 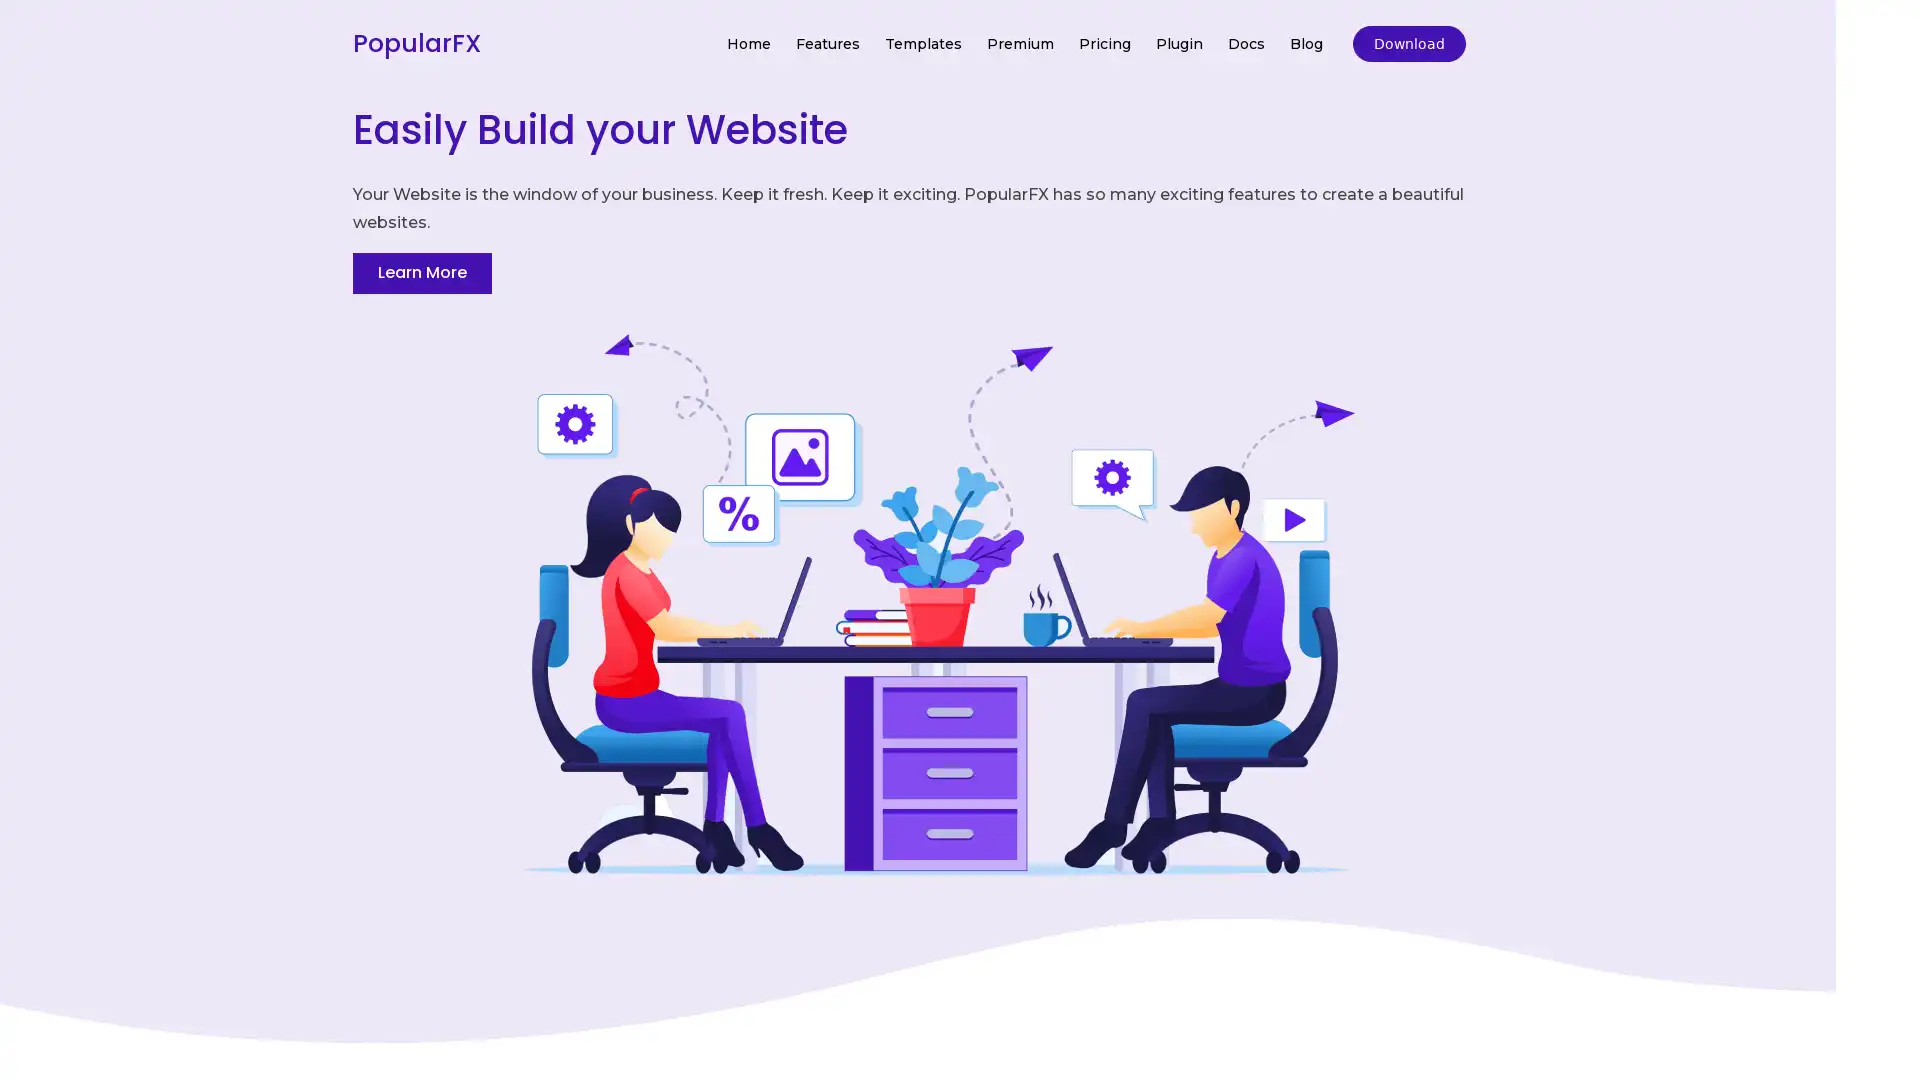 I want to click on Subscribe to PopularFX Newsletters, so click(x=958, y=501).